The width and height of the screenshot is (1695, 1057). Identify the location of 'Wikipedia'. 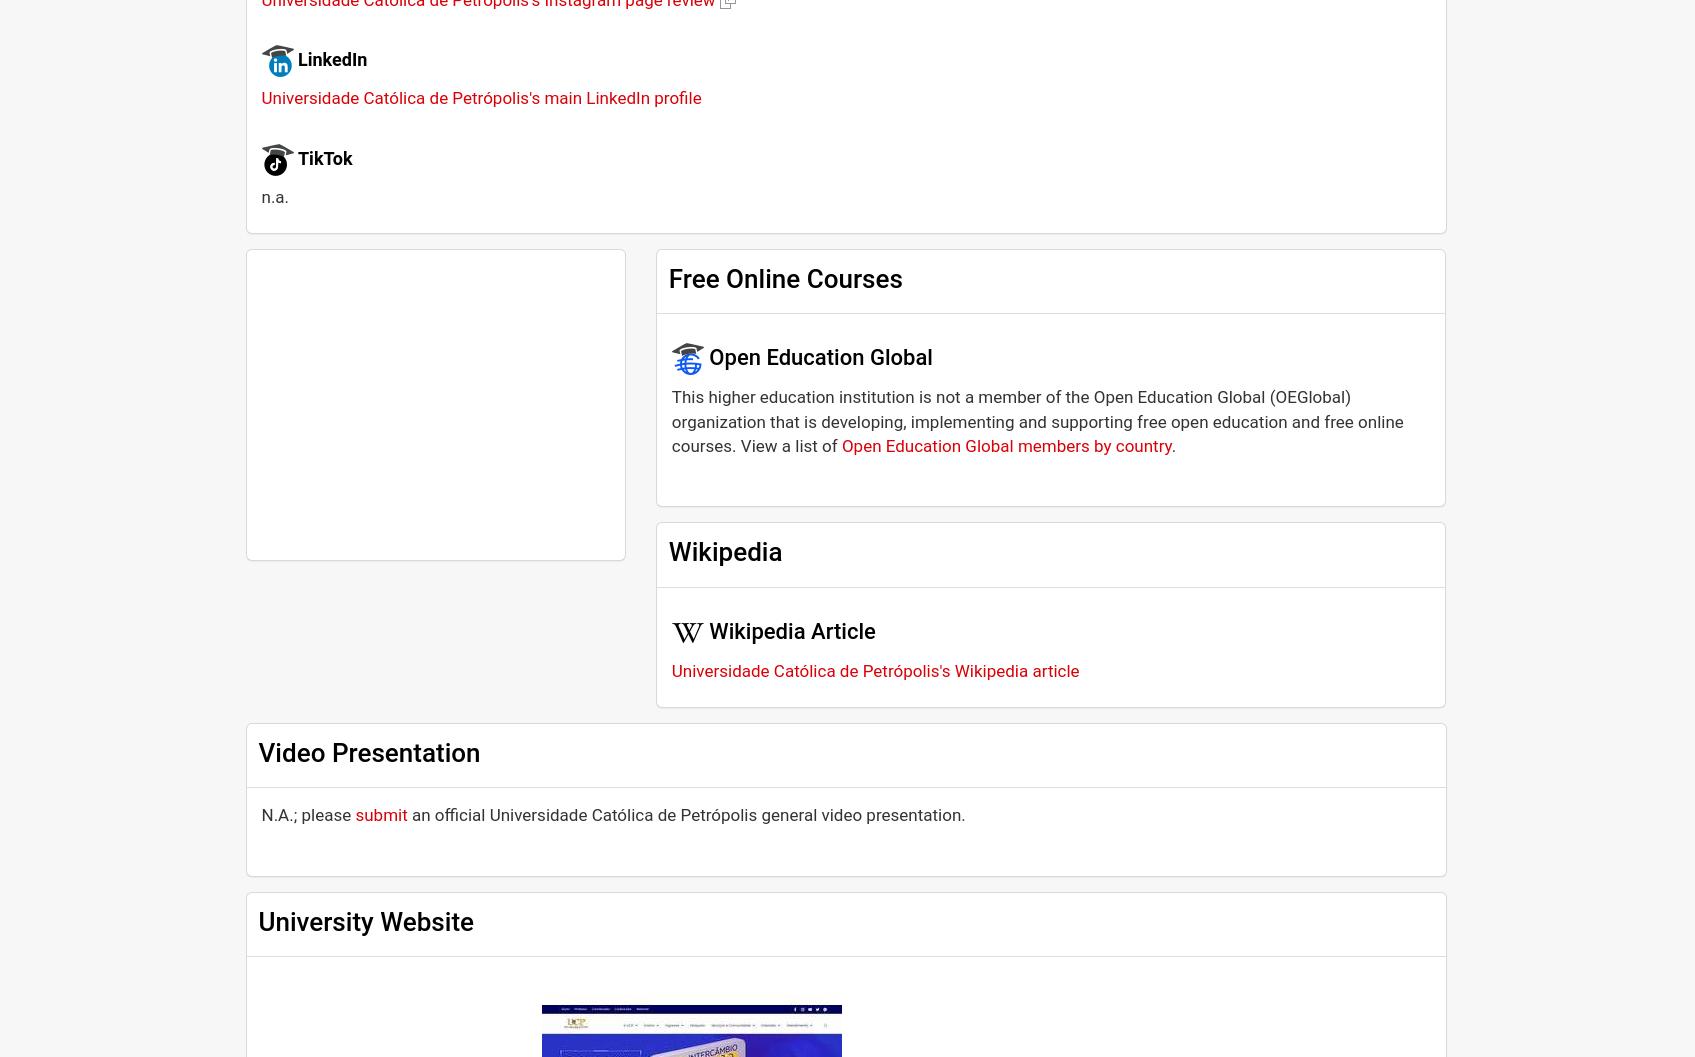
(723, 550).